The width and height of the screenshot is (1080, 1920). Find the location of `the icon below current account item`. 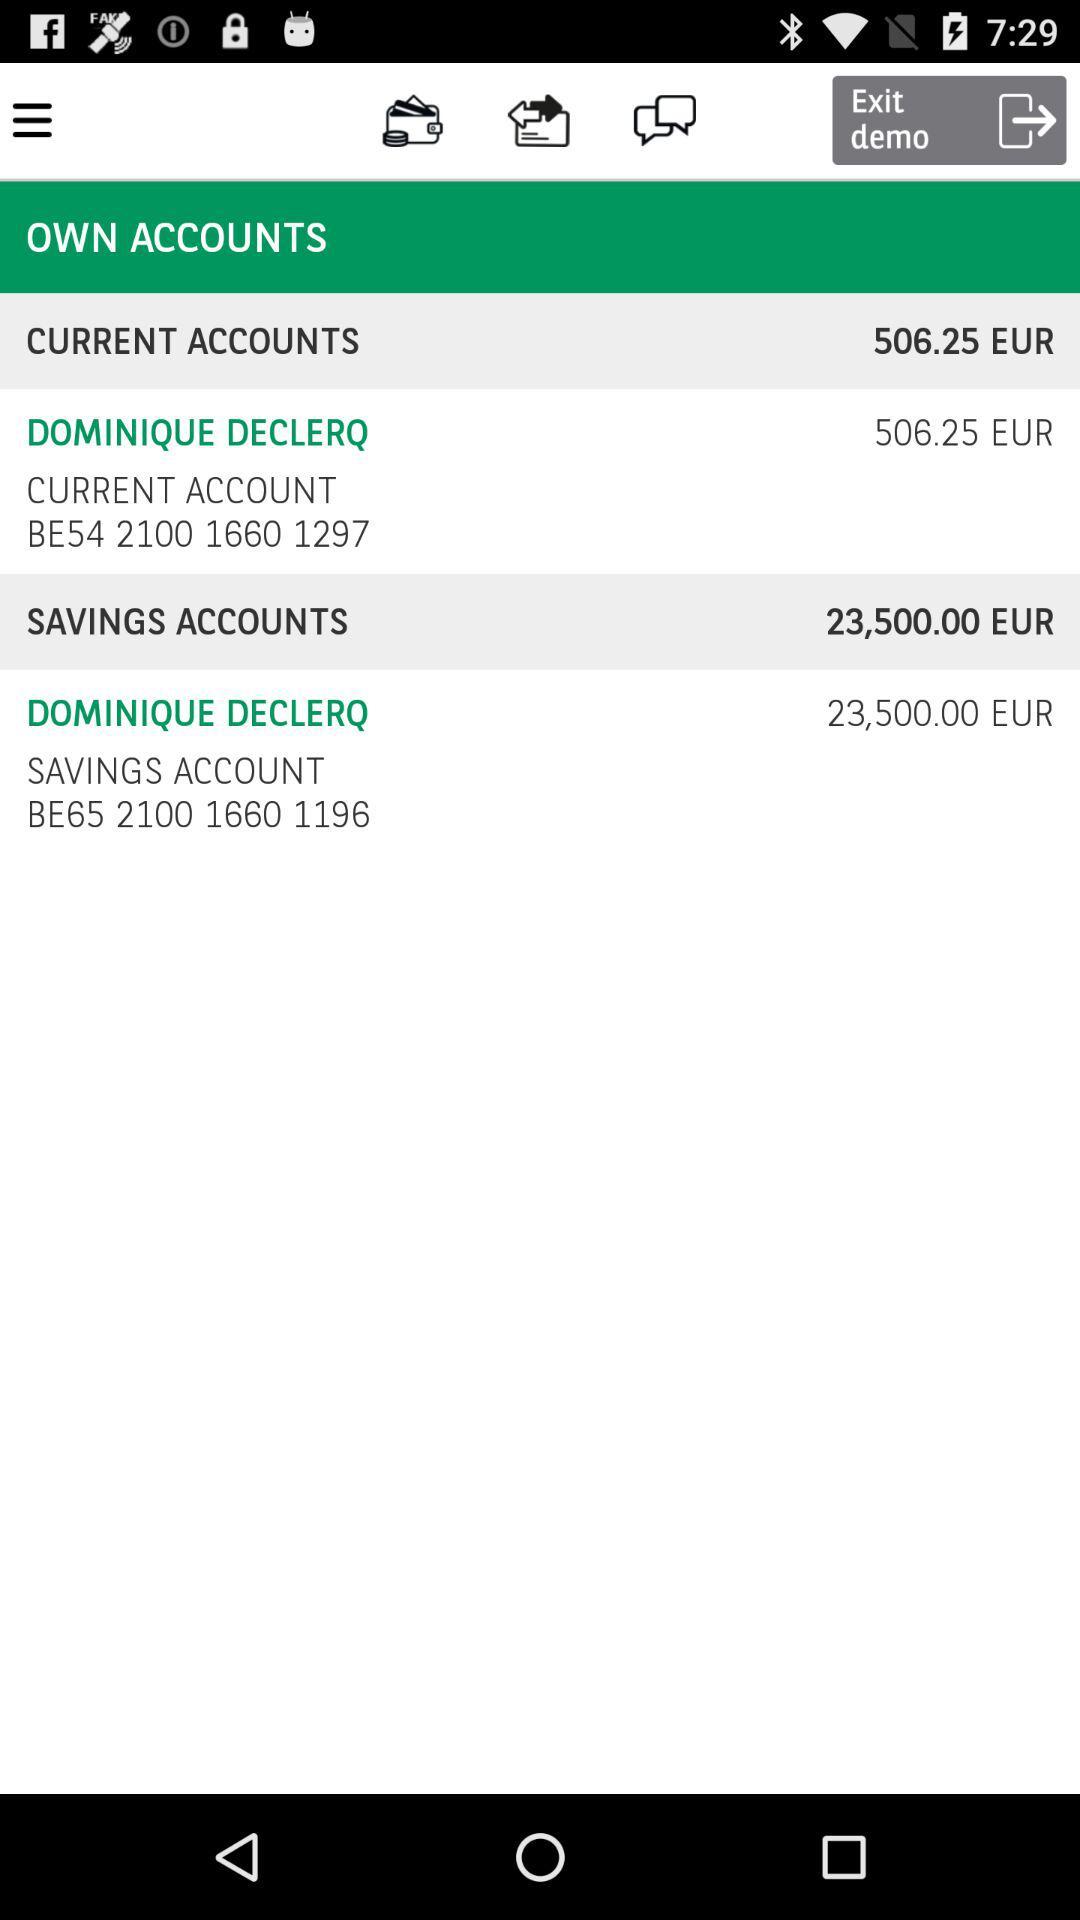

the icon below current account item is located at coordinates (203, 533).